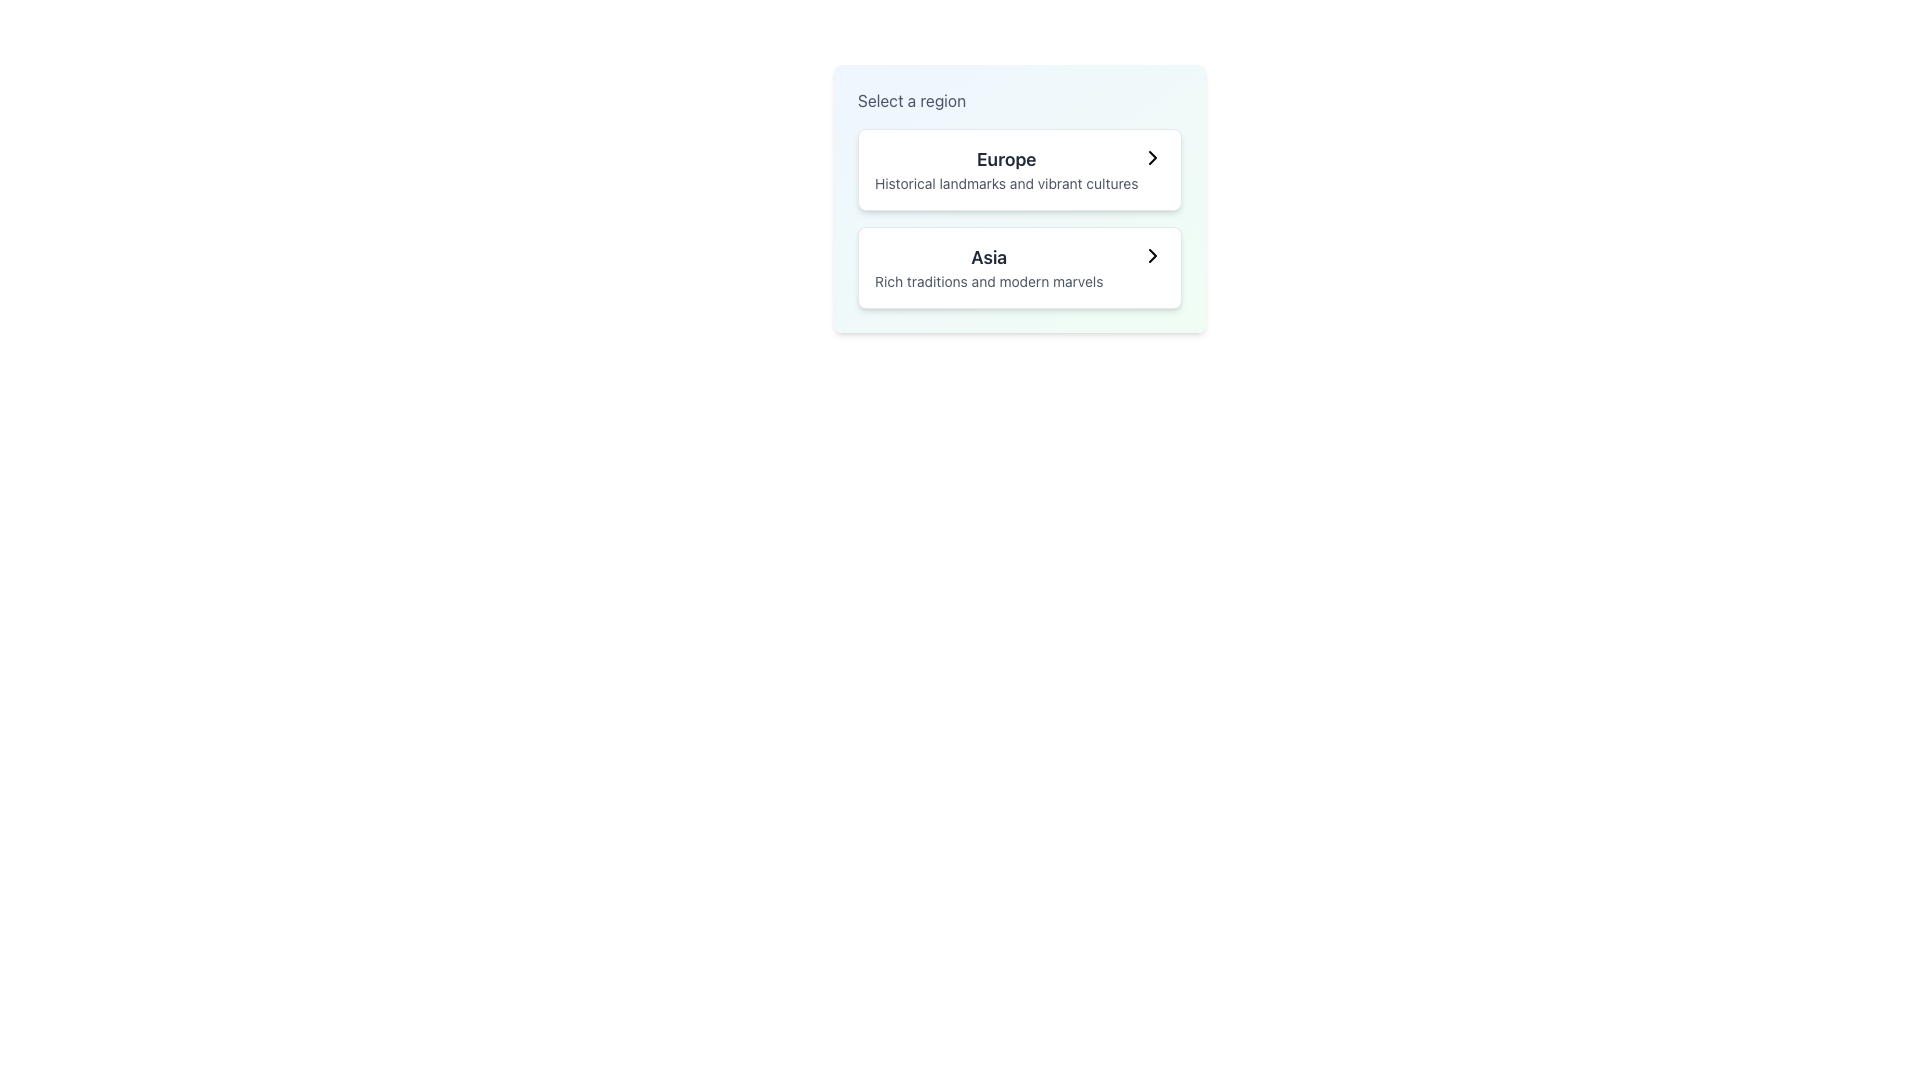 This screenshot has height=1080, width=1920. I want to click on the descriptive subtitle text label providing additional information about the 'Europe' section, located below the heading 'Europe' within the selectable card region, so click(1006, 184).